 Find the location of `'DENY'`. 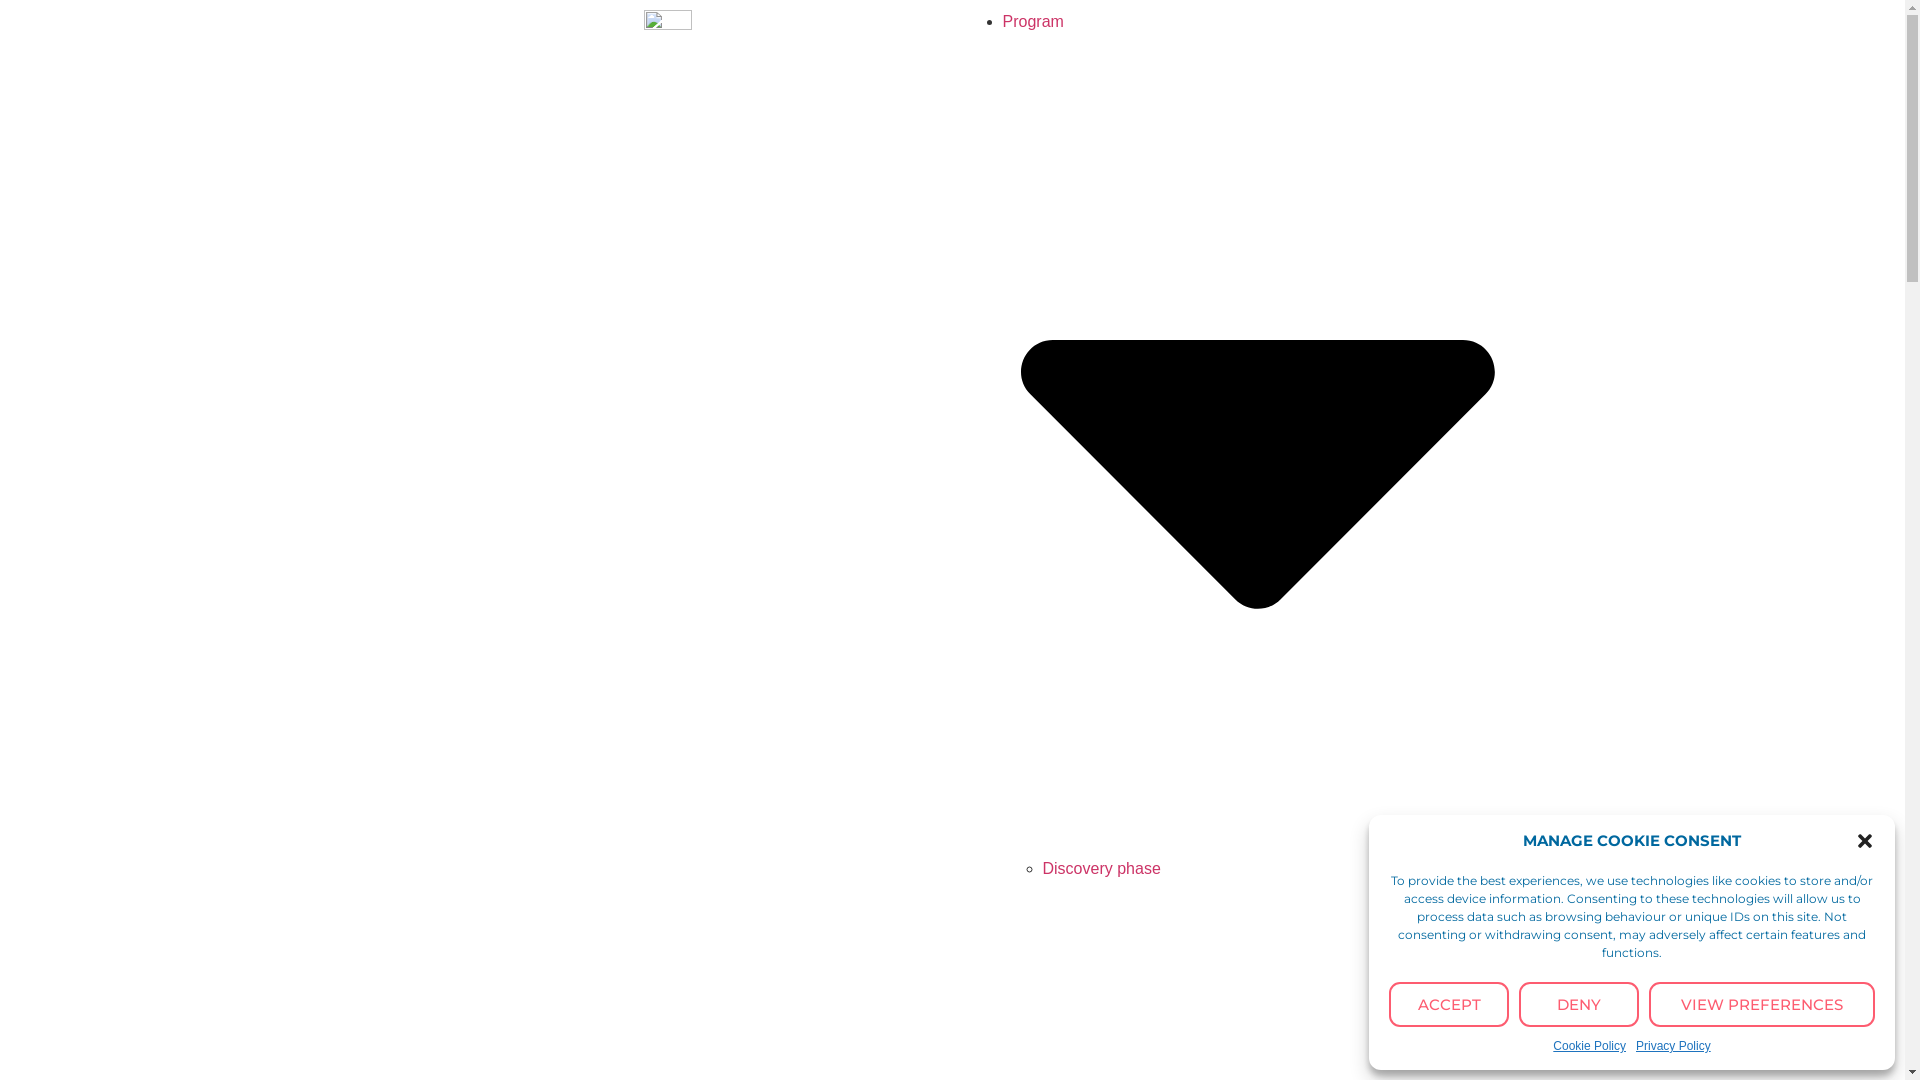

'DENY' is located at coordinates (1578, 1004).